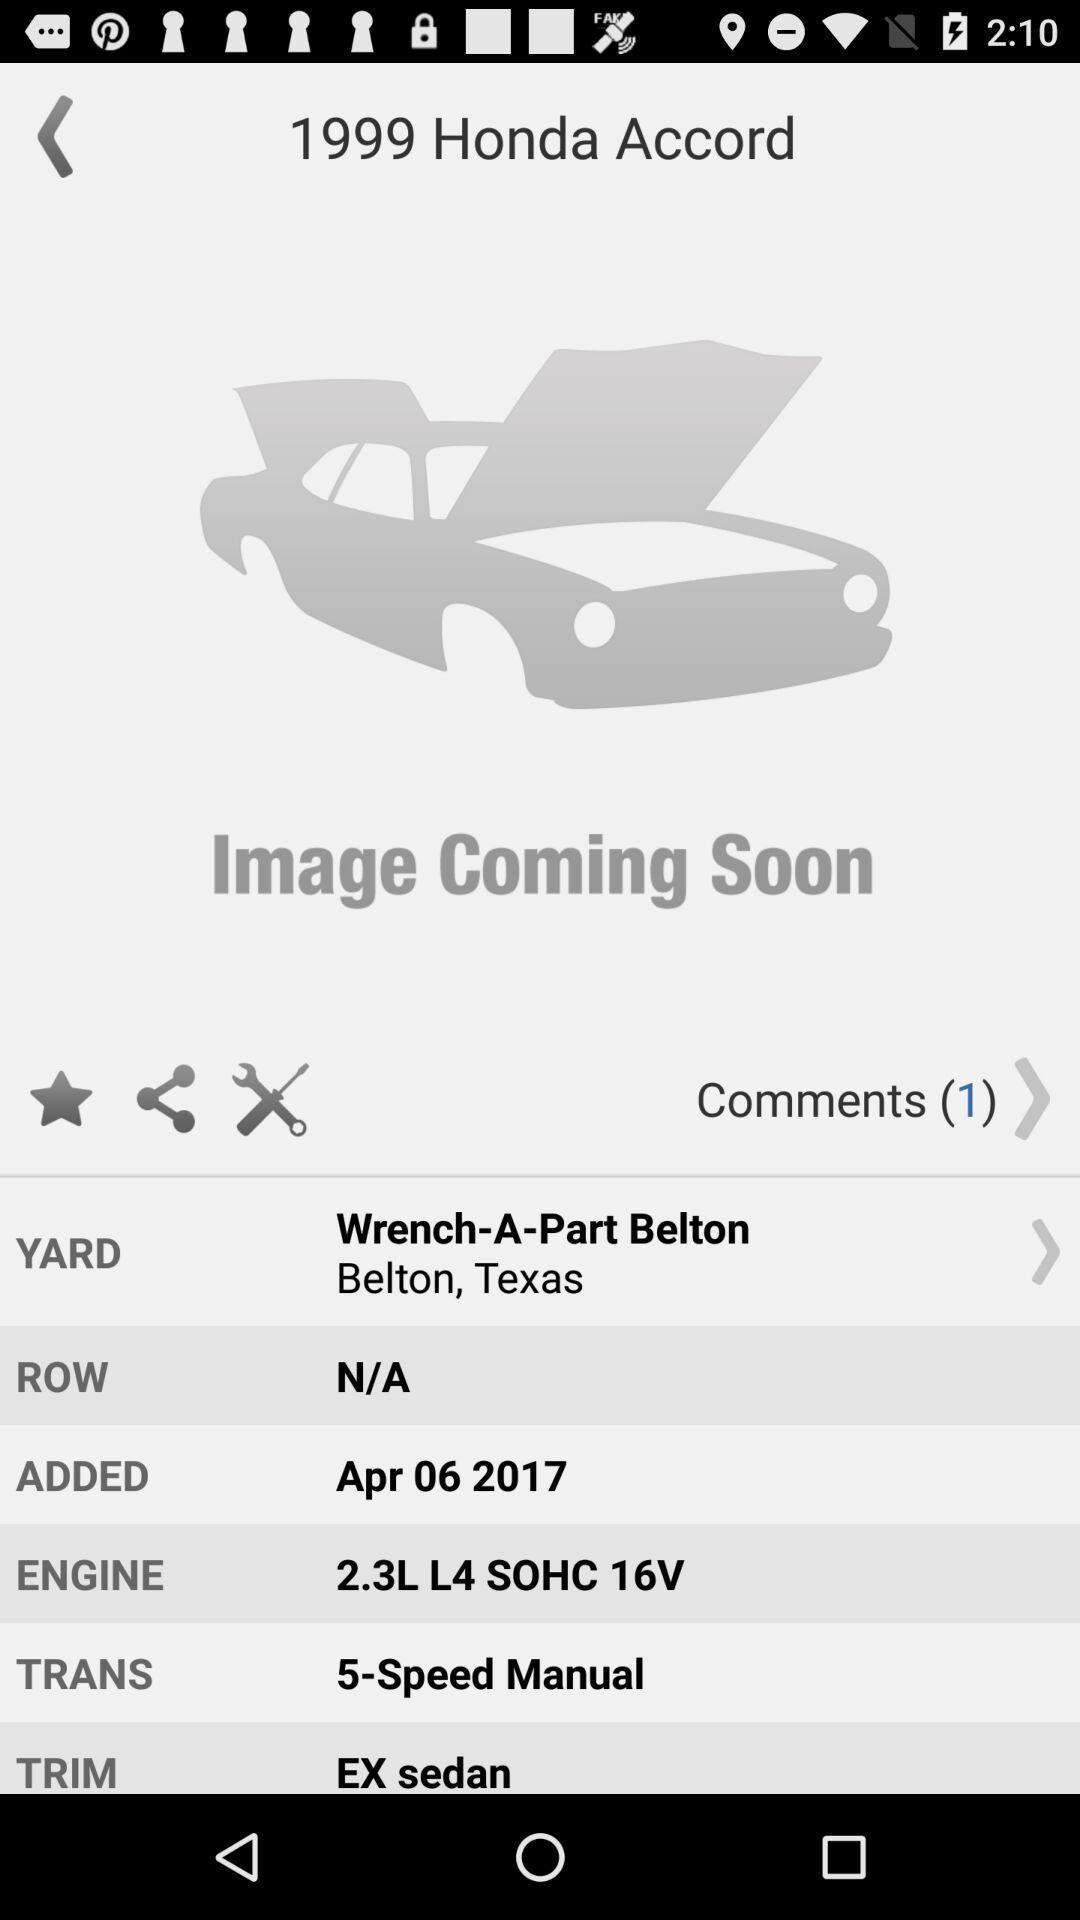 This screenshot has width=1080, height=1920. Describe the element at coordinates (688, 1250) in the screenshot. I see `wrench a part at the center` at that location.